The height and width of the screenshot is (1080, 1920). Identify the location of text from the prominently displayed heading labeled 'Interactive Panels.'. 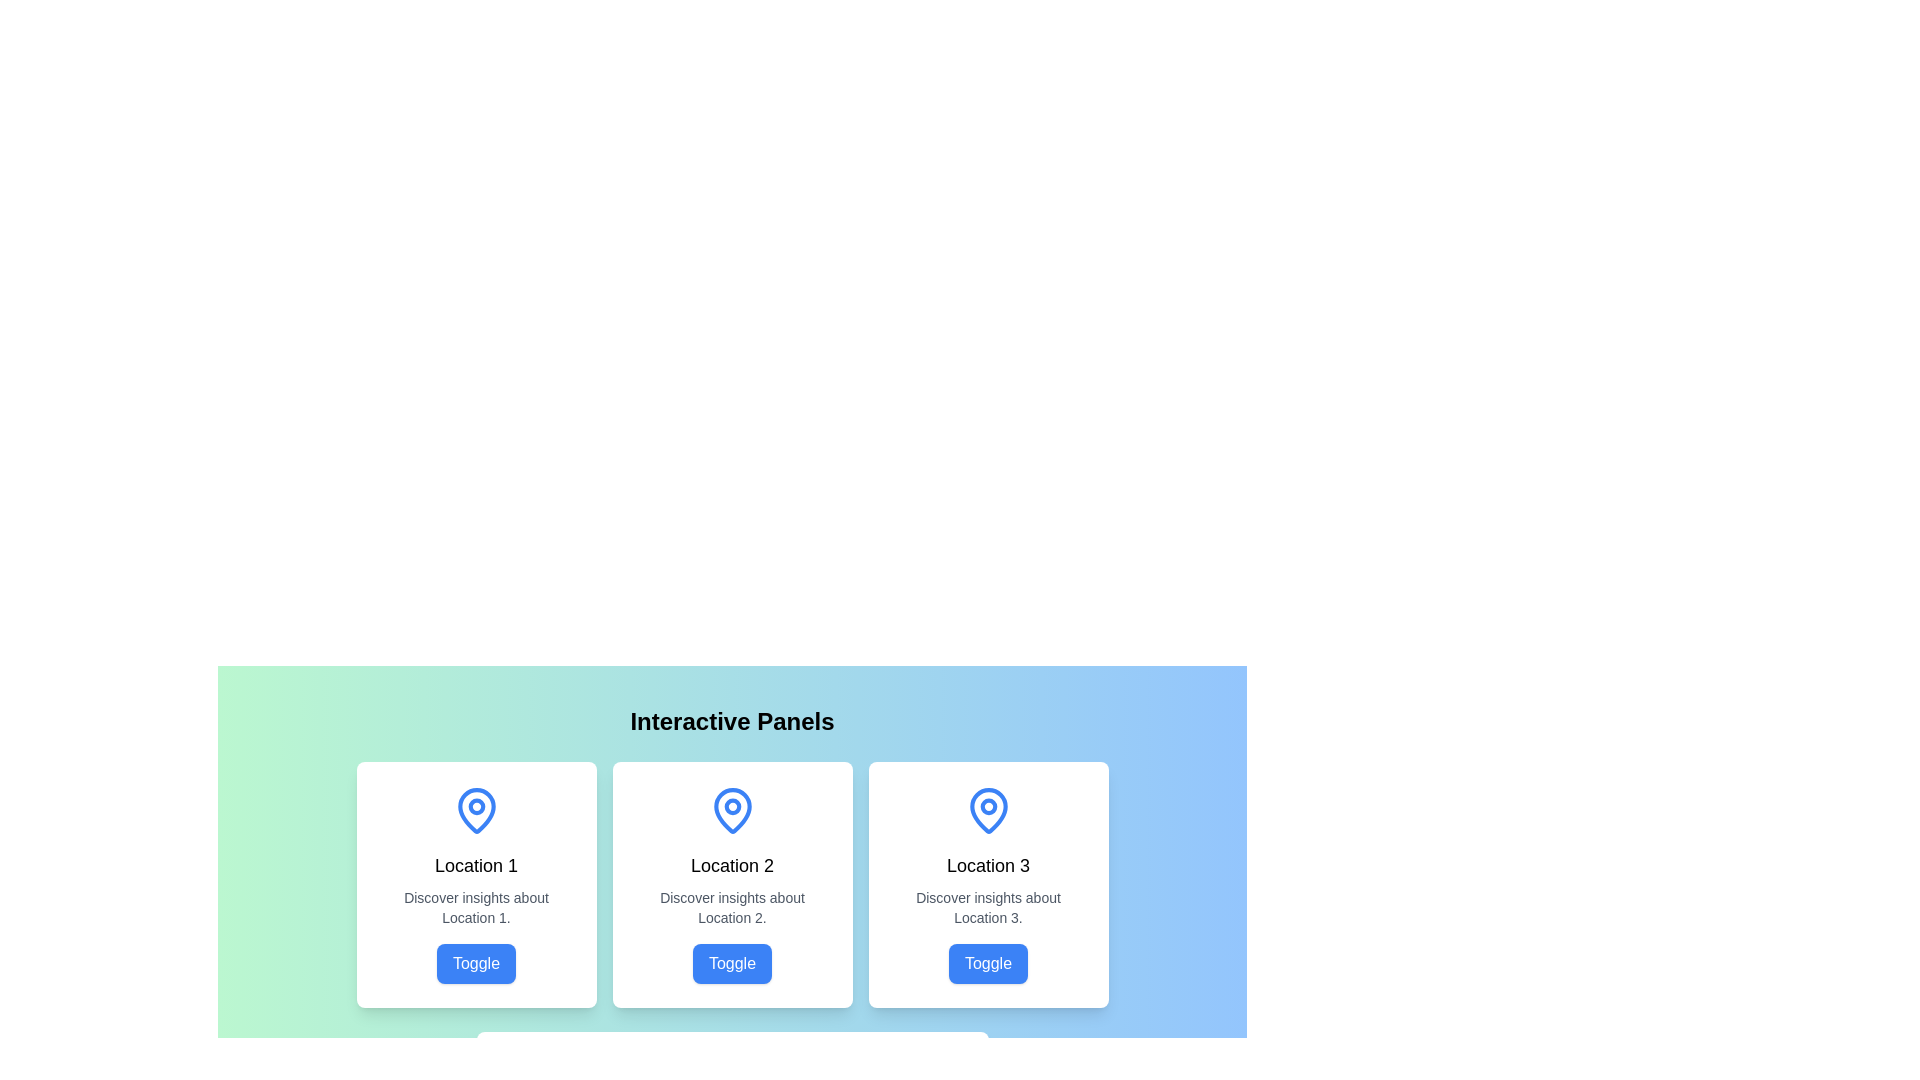
(731, 721).